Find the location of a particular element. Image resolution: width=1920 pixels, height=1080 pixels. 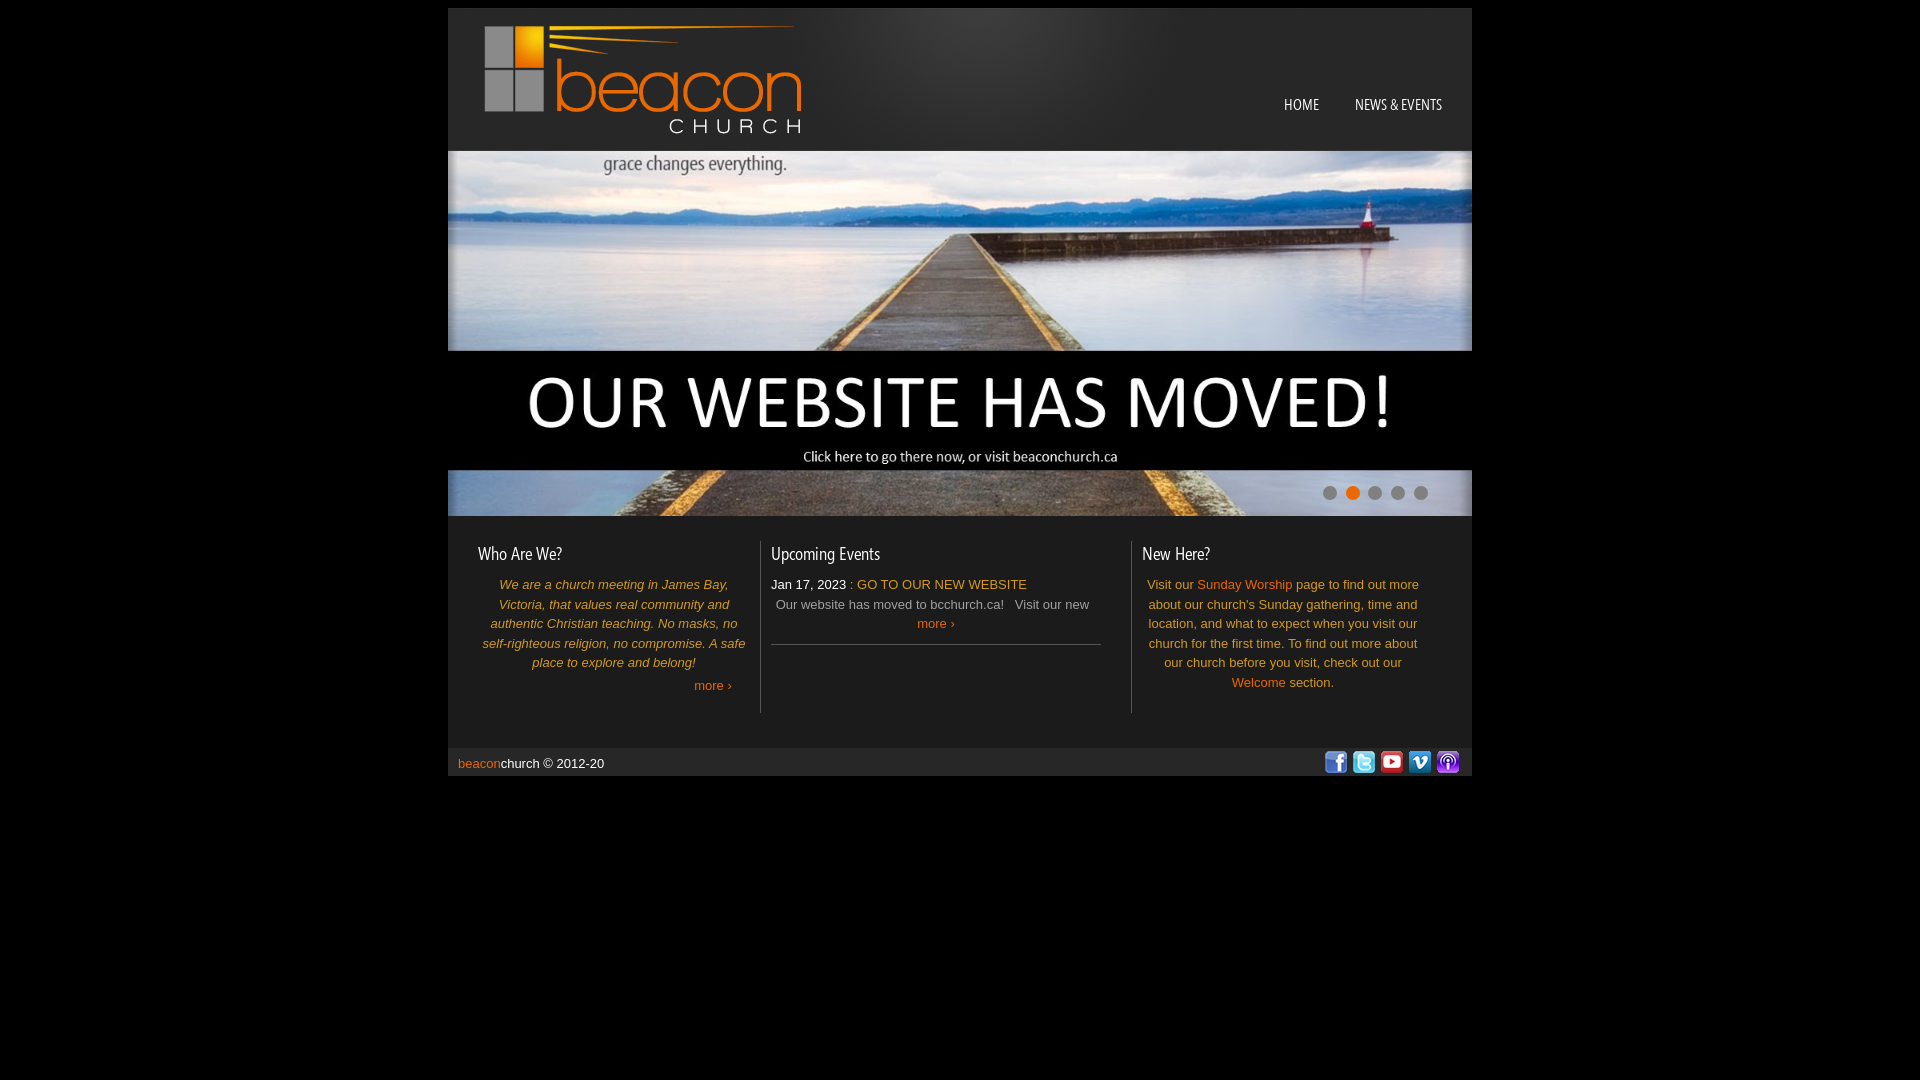

'Sunday Worship' is located at coordinates (1243, 584).